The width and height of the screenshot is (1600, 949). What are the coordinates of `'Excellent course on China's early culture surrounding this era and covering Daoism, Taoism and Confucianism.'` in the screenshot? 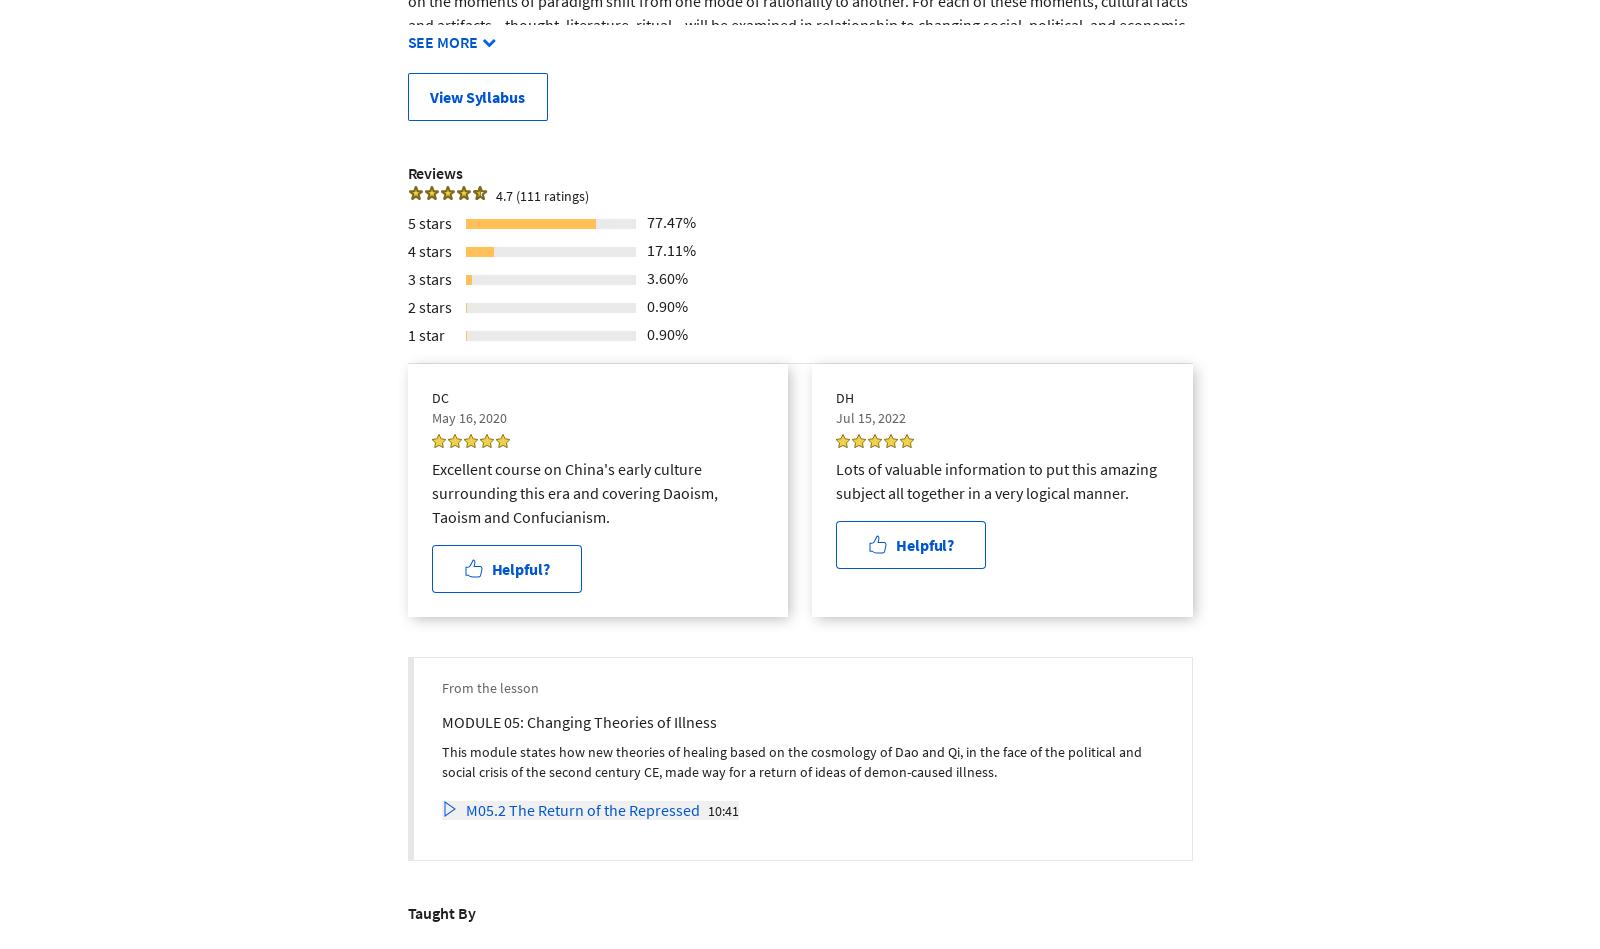 It's located at (573, 490).